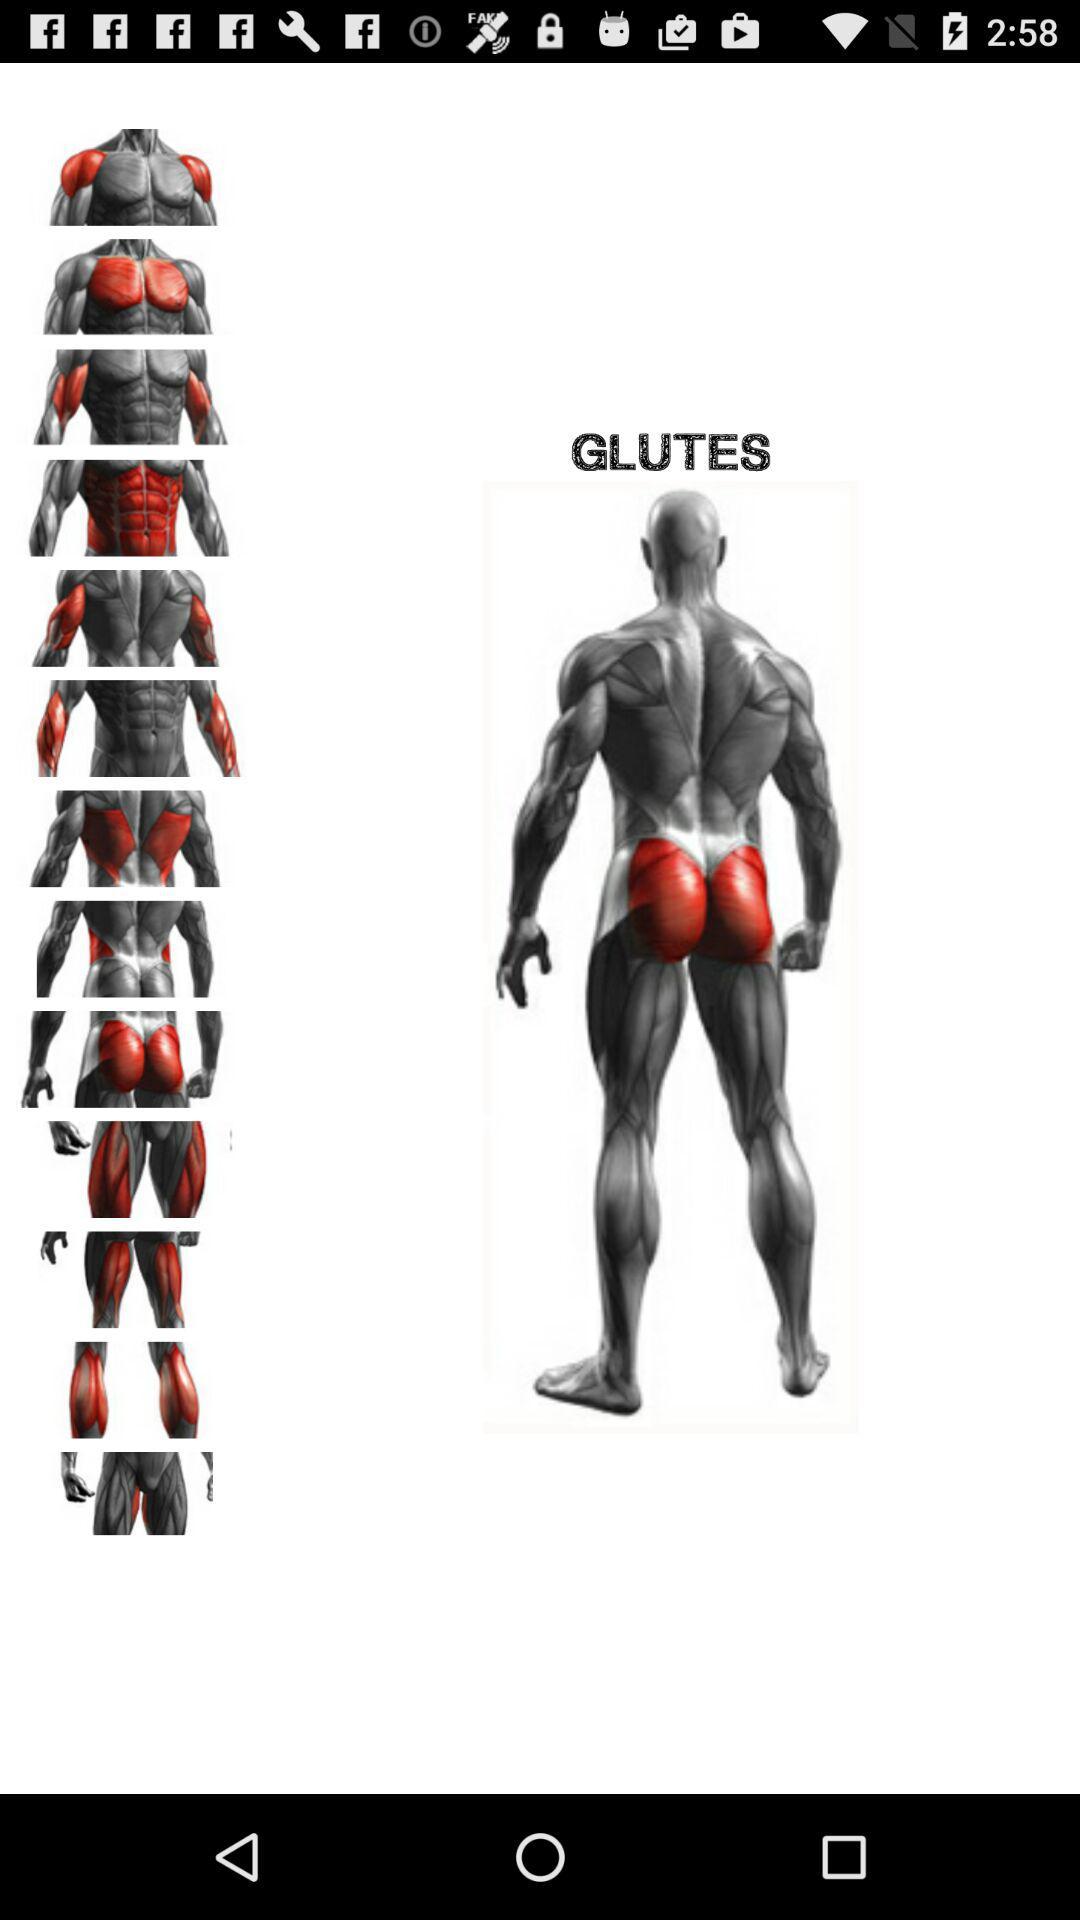 Image resolution: width=1080 pixels, height=1920 pixels. Describe the element at coordinates (131, 1051) in the screenshot. I see `body section selection for workout option` at that location.